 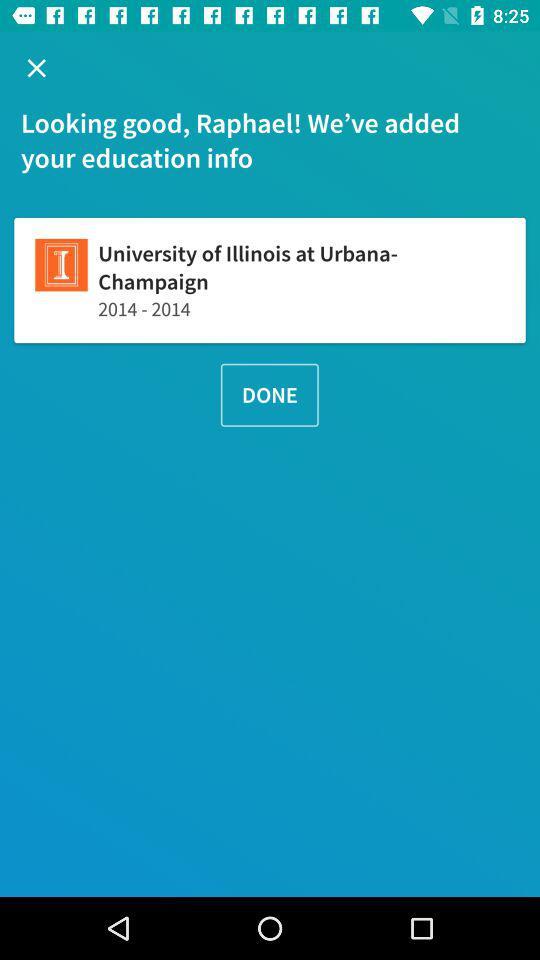 What do you see at coordinates (269, 394) in the screenshot?
I see `done item` at bounding box center [269, 394].